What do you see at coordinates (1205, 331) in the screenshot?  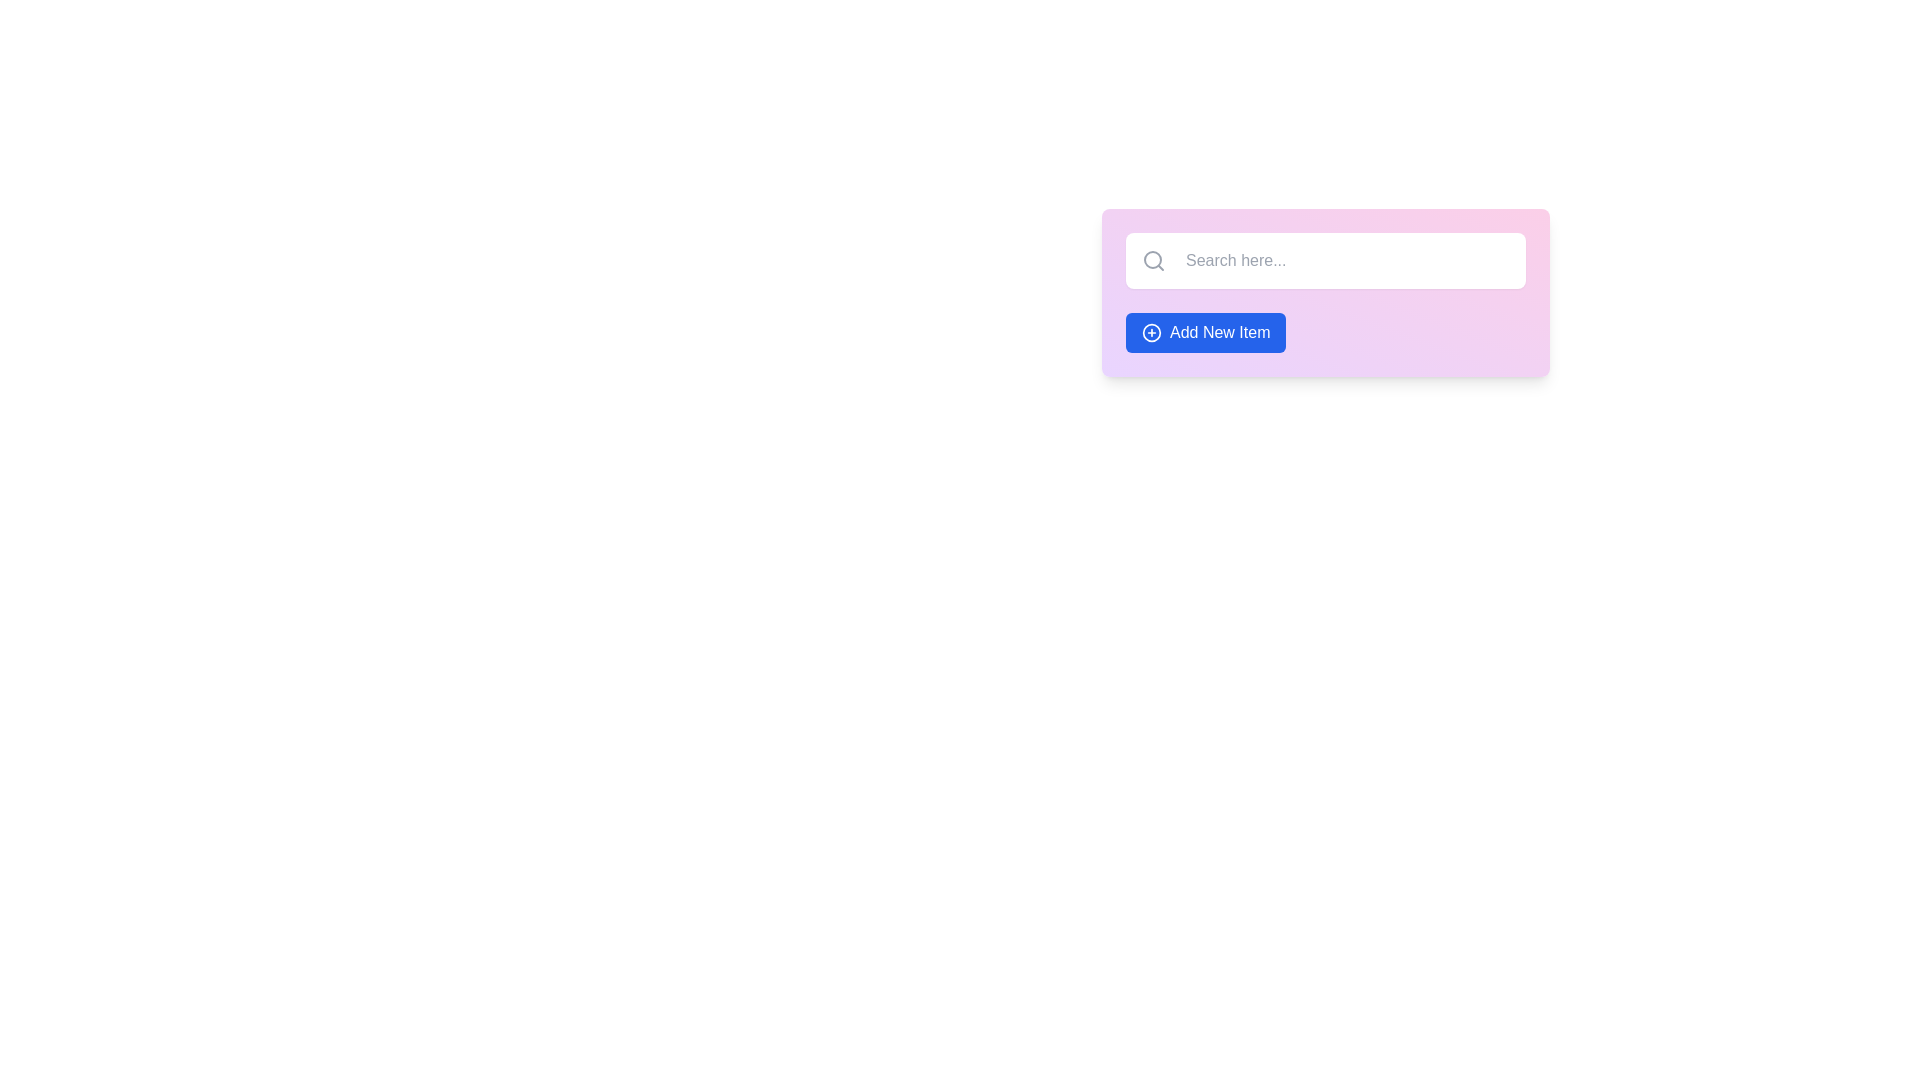 I see `the button that adds a new item by navigating to it` at bounding box center [1205, 331].